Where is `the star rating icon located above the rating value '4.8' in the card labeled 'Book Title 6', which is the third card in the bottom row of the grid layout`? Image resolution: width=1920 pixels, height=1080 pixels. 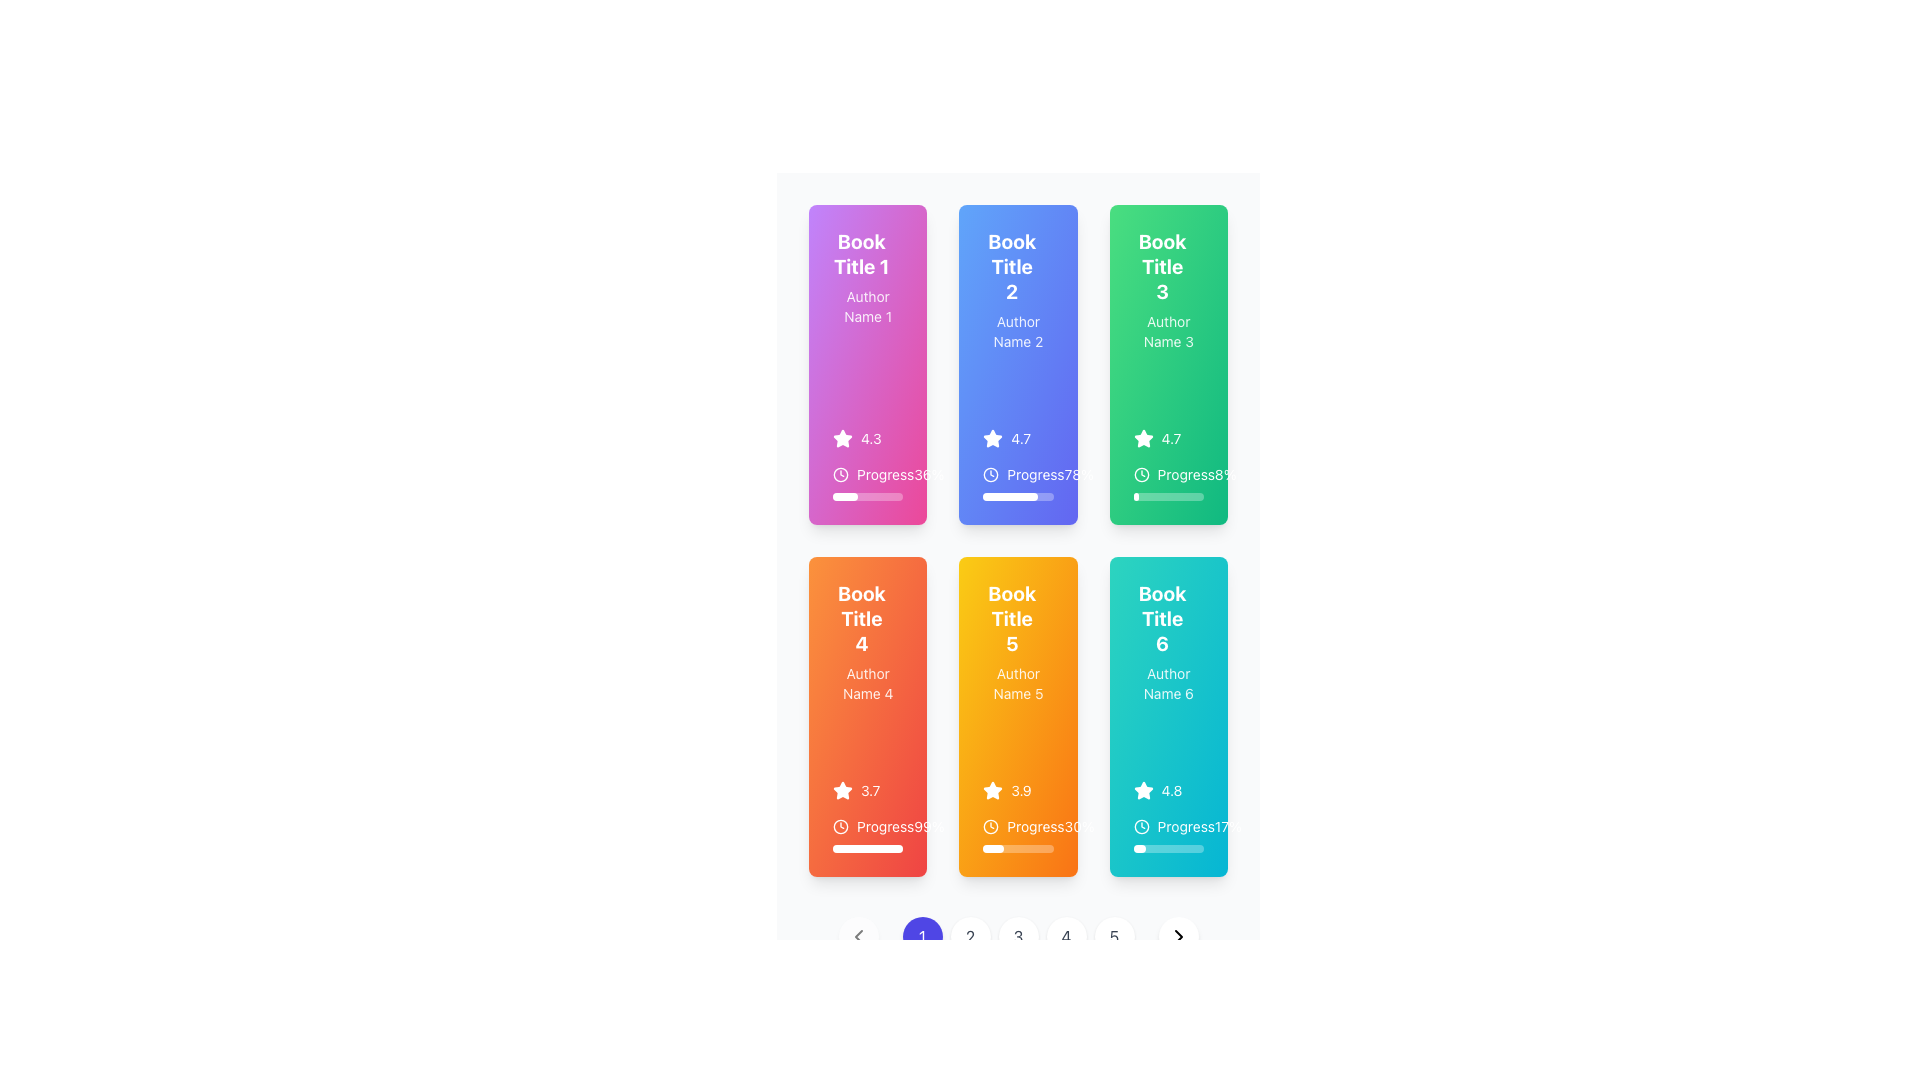 the star rating icon located above the rating value '4.8' in the card labeled 'Book Title 6', which is the third card in the bottom row of the grid layout is located at coordinates (1143, 789).